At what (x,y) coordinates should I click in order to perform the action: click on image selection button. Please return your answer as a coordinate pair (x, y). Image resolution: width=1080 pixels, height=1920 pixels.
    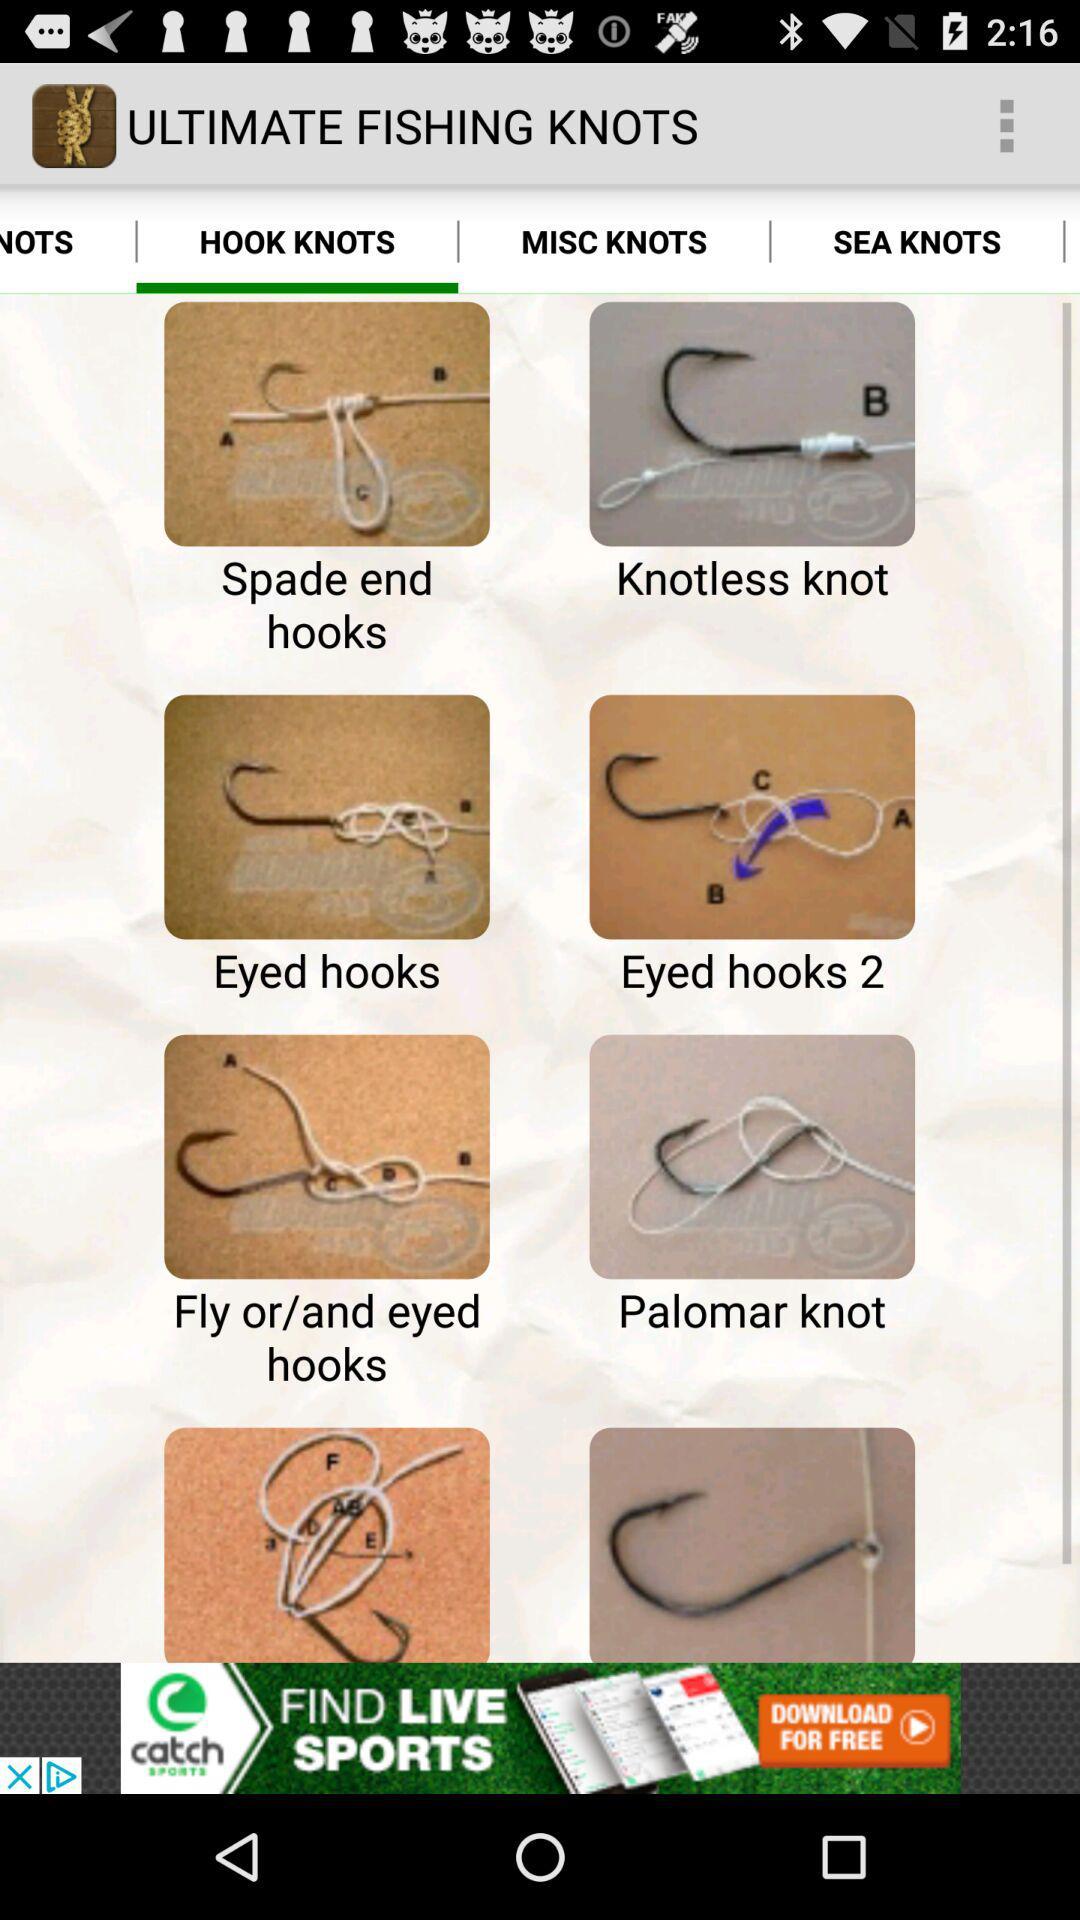
    Looking at the image, I should click on (752, 1540).